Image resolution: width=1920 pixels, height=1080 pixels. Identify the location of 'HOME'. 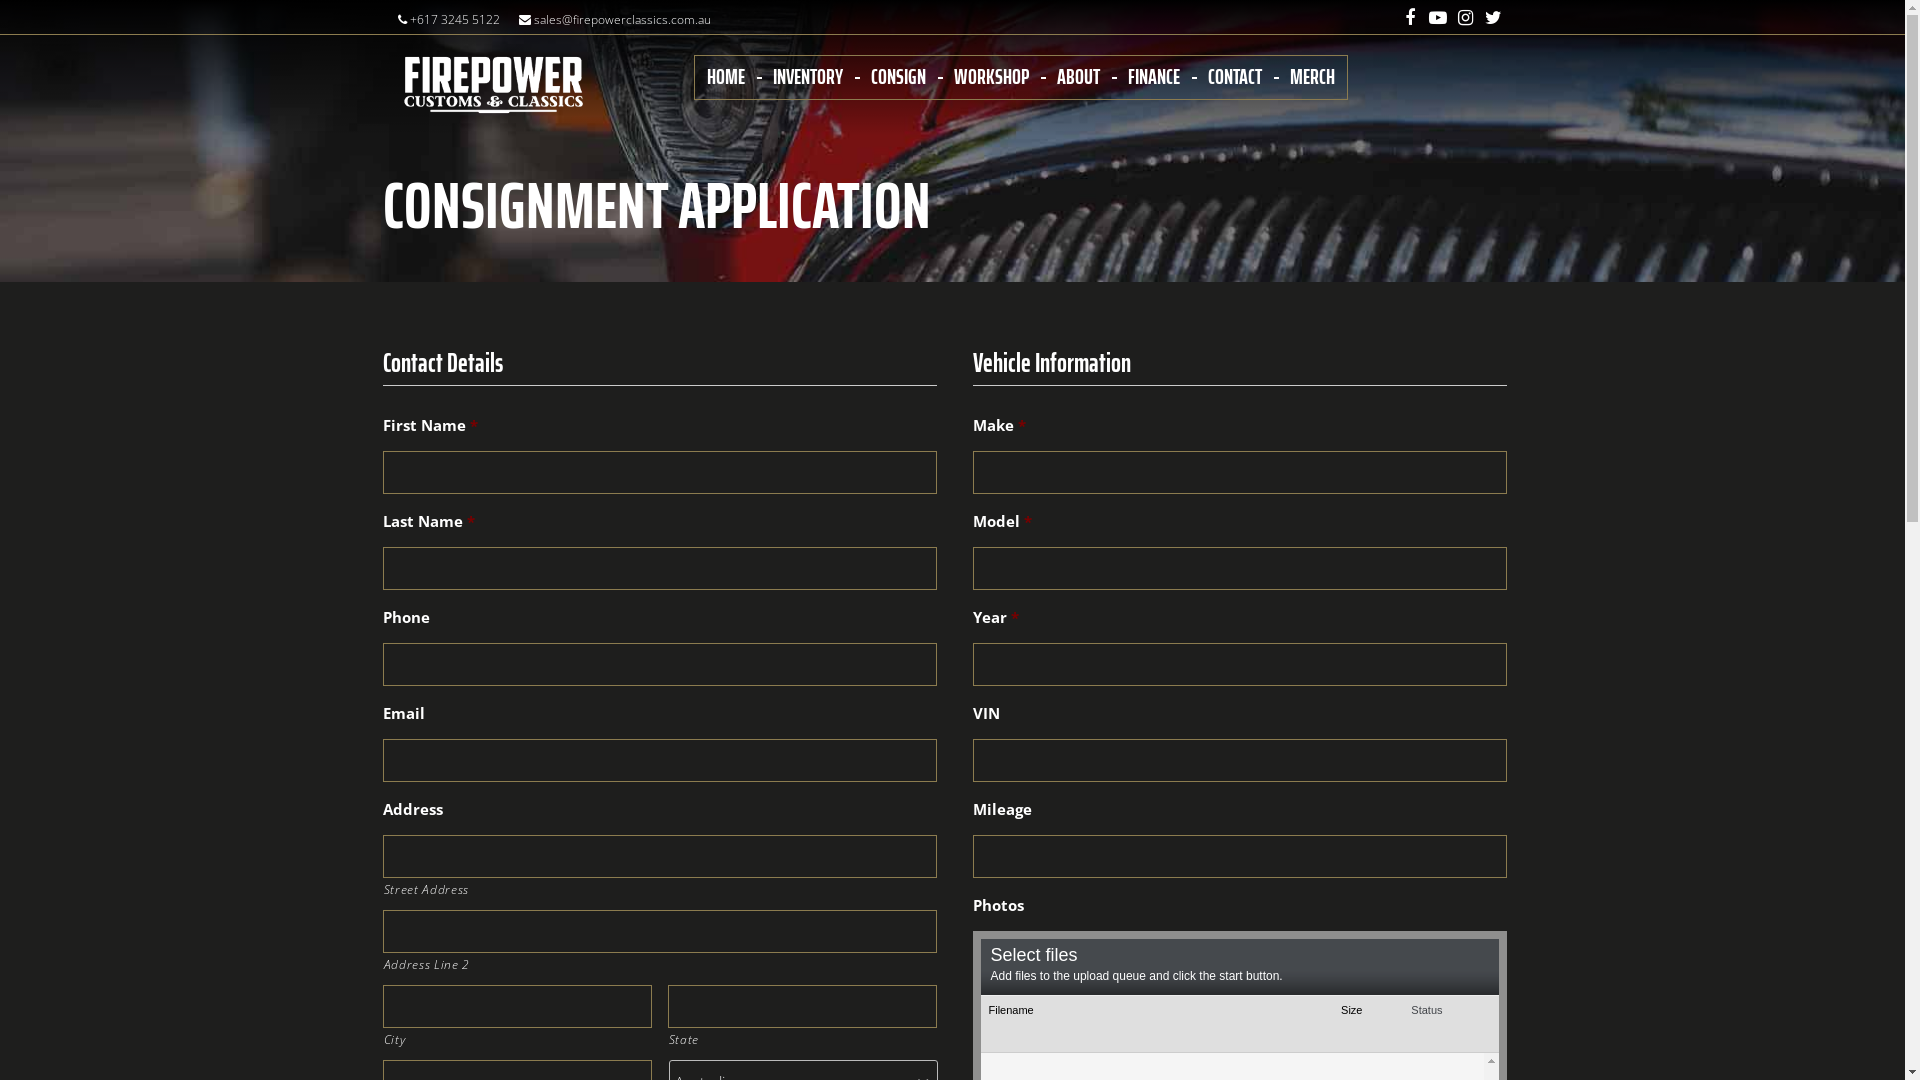
(723, 75).